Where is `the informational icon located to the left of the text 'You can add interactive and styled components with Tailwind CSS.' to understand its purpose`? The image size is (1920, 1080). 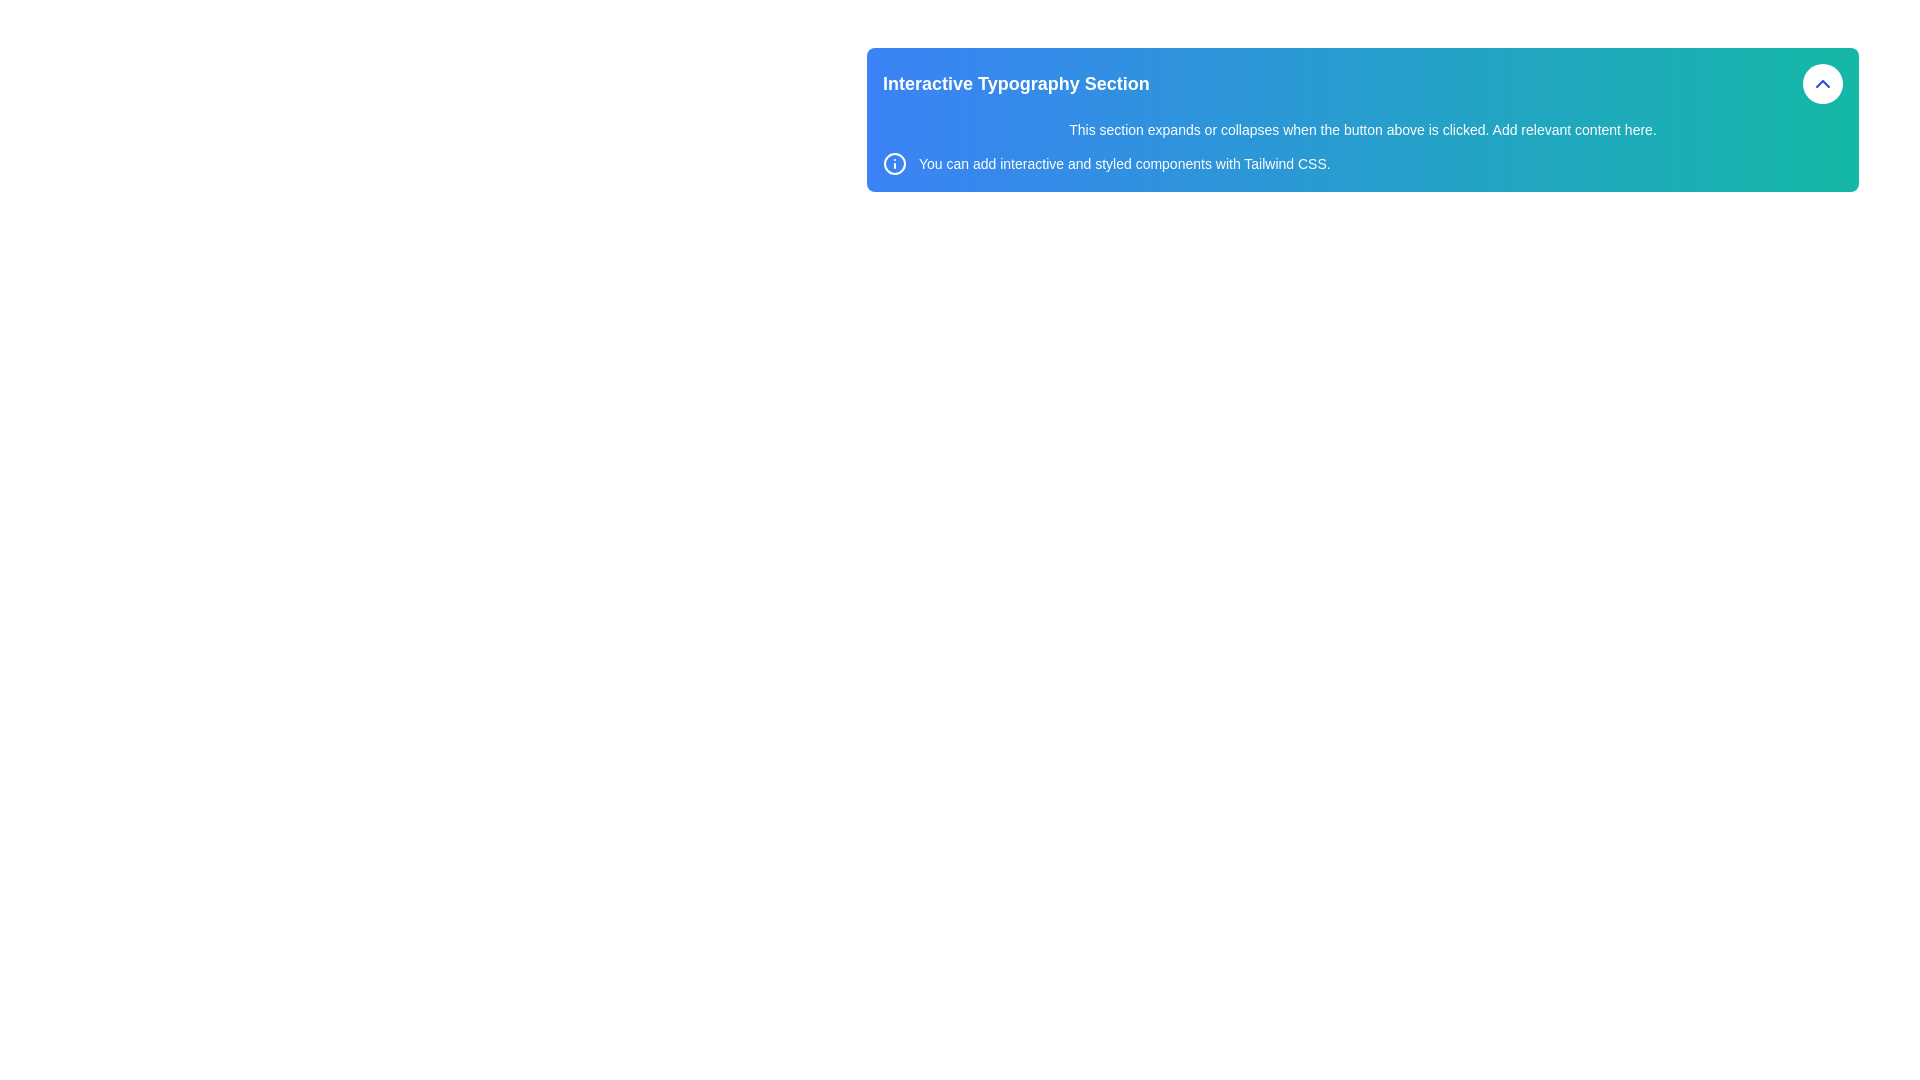 the informational icon located to the left of the text 'You can add interactive and styled components with Tailwind CSS.' to understand its purpose is located at coordinates (893, 163).